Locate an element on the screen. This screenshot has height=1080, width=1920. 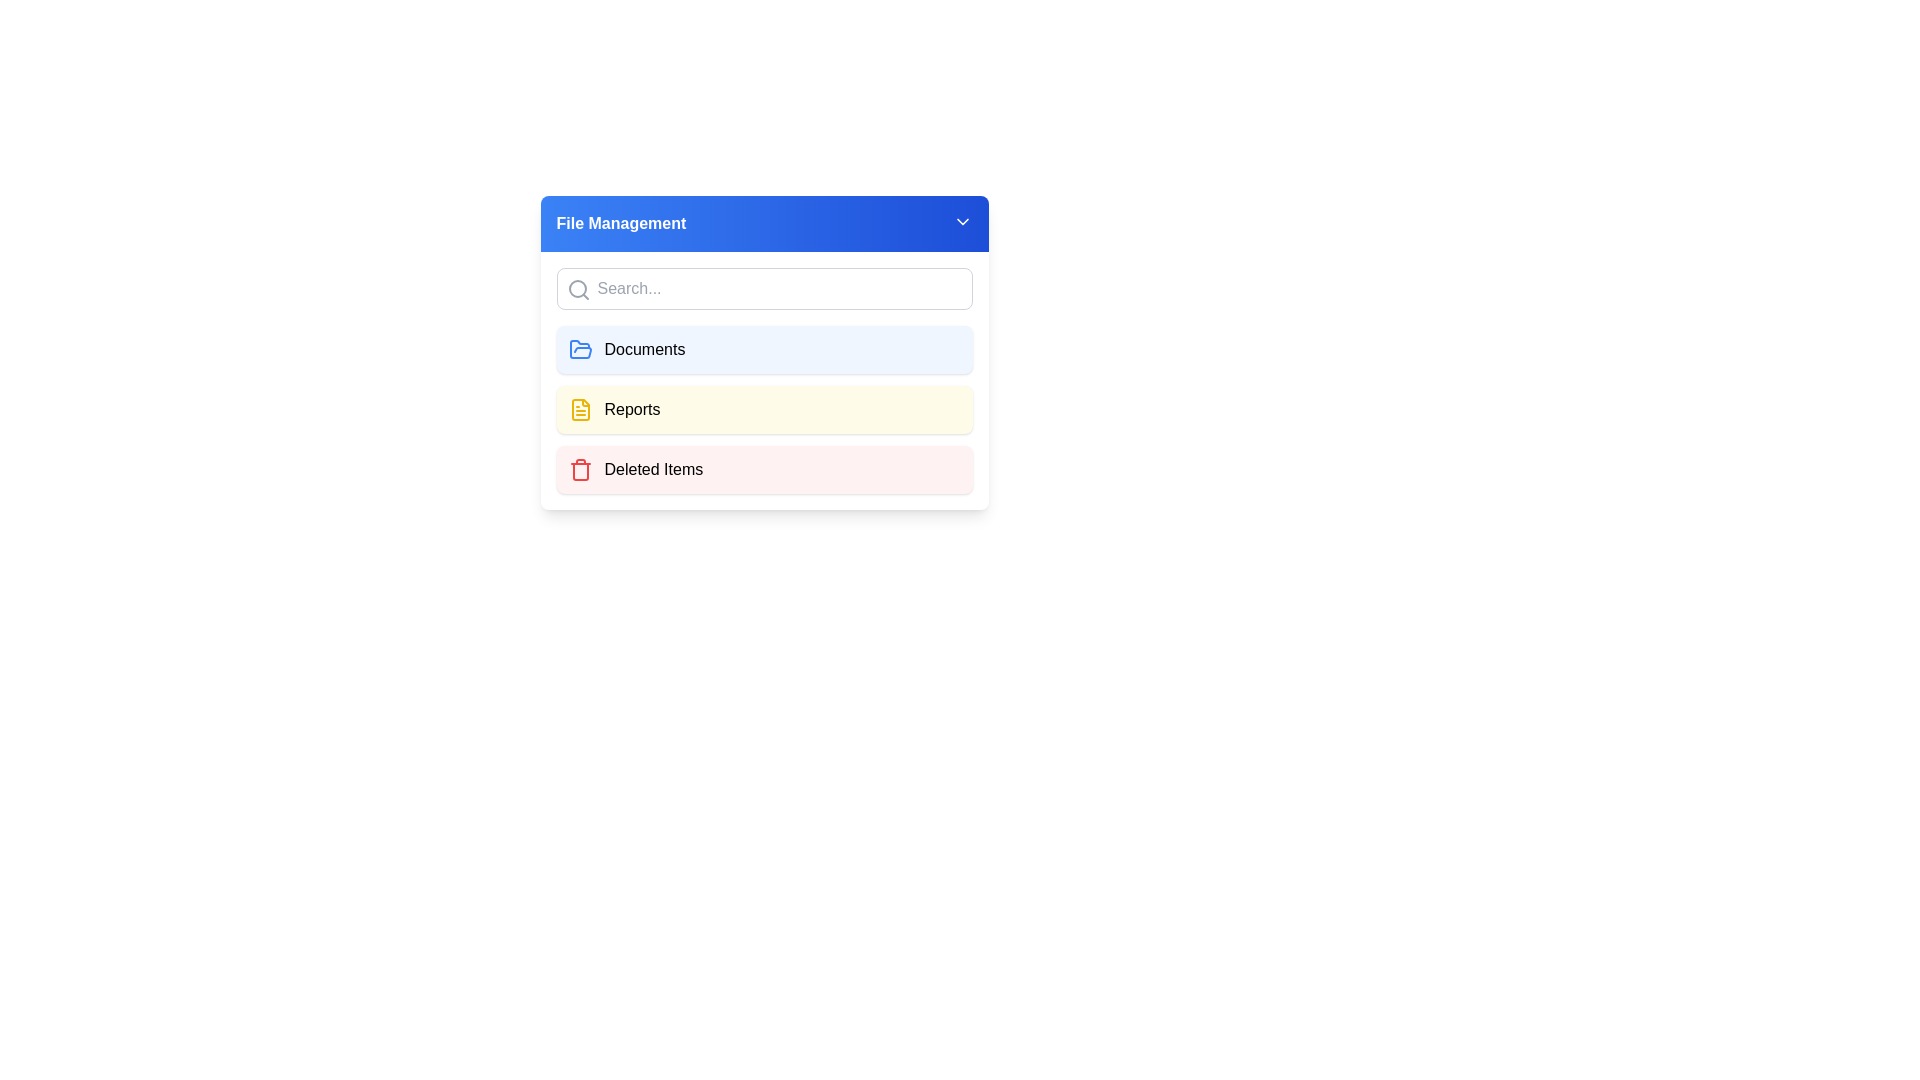
the 'Documents' button is located at coordinates (763, 349).